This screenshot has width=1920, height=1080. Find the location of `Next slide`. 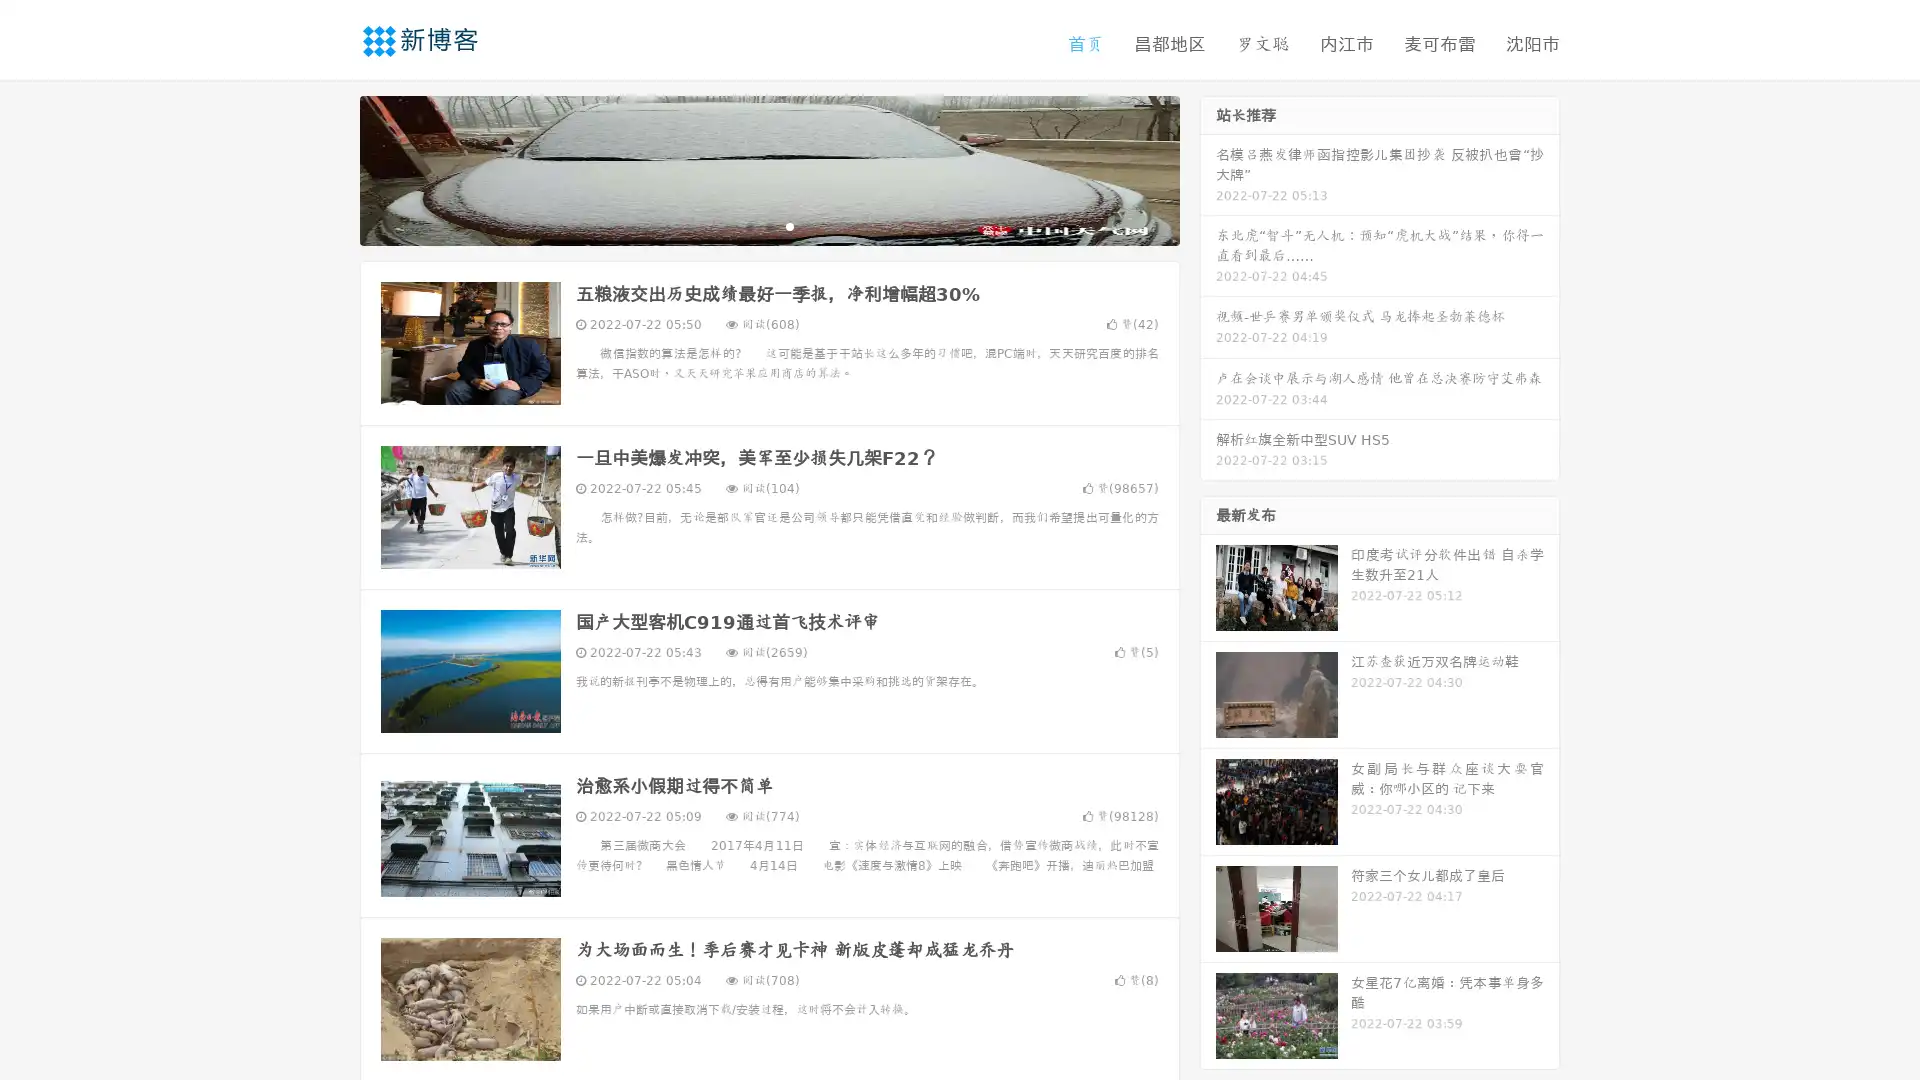

Next slide is located at coordinates (1208, 168).